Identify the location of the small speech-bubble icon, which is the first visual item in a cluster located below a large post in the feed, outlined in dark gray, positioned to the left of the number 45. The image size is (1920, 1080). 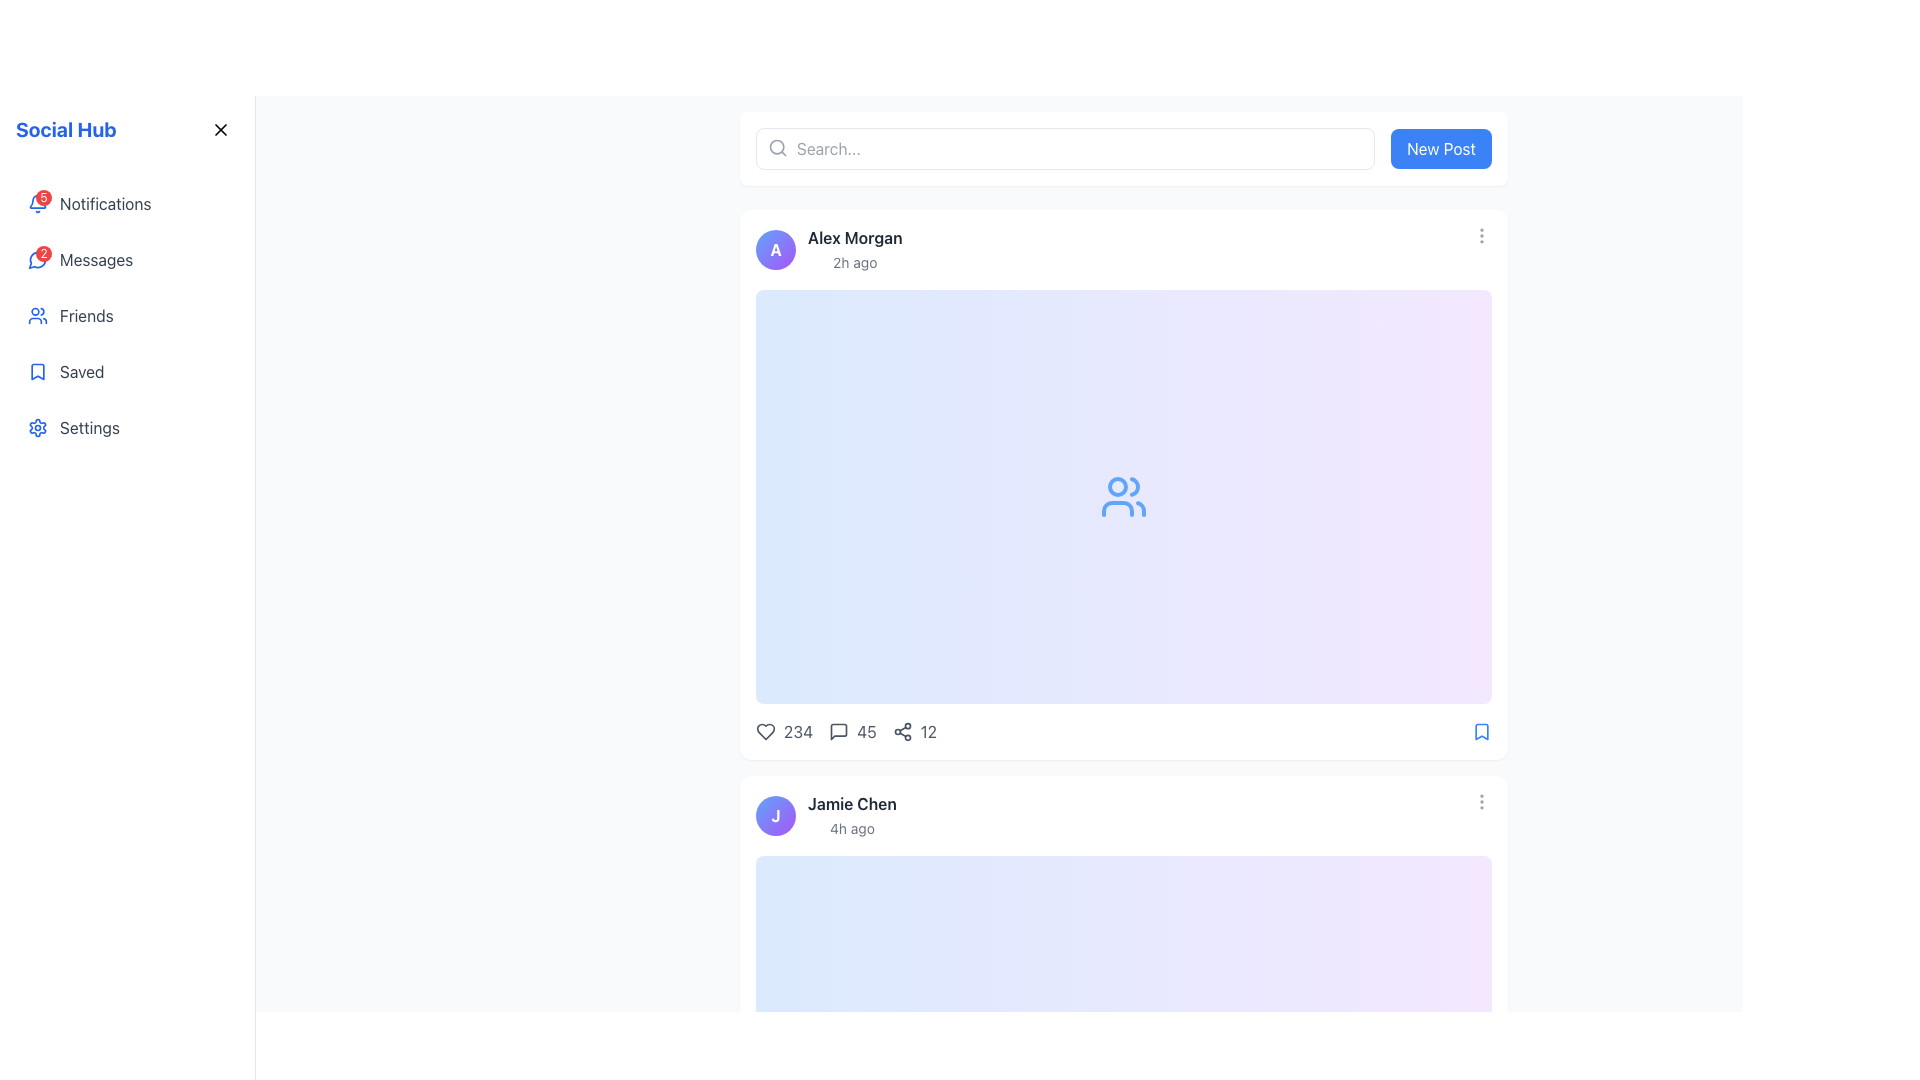
(839, 732).